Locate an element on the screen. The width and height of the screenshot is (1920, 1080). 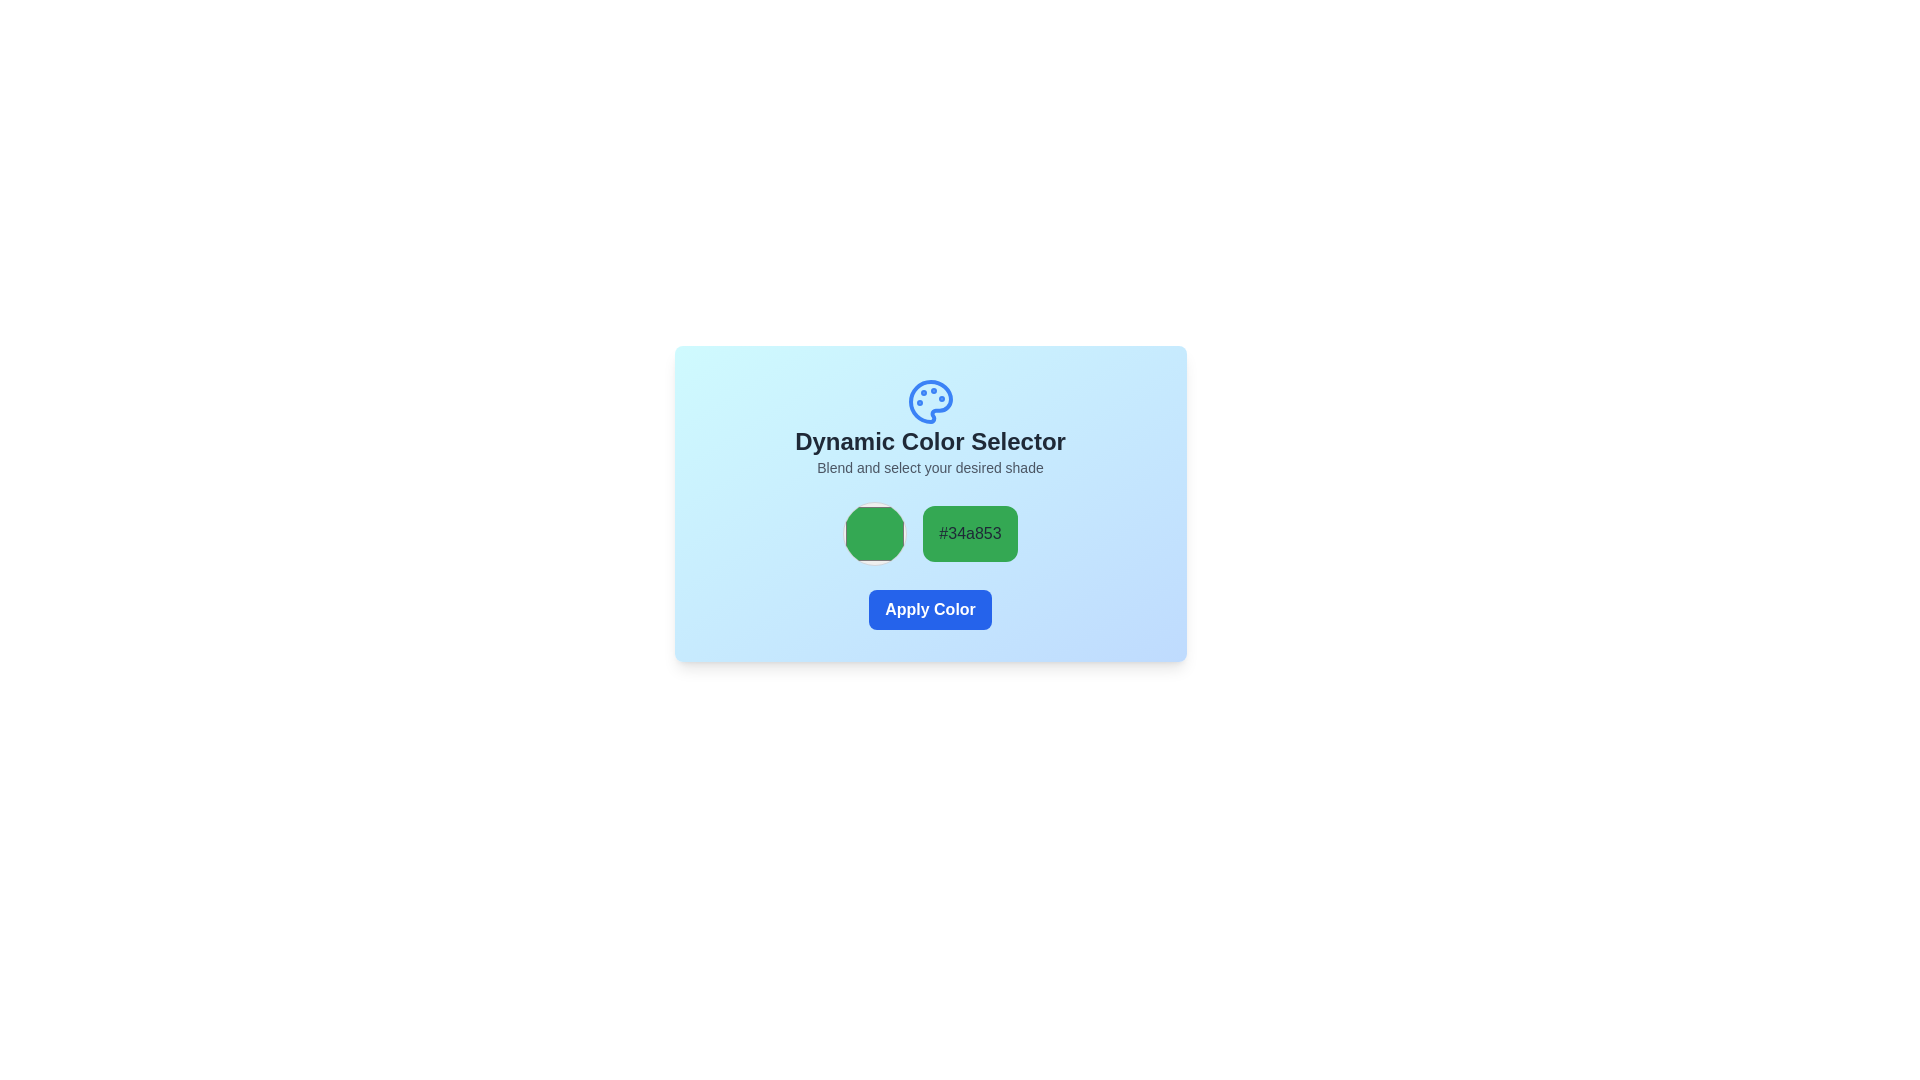
the button at the bottom of the color selection card to apply the currently selected color is located at coordinates (929, 608).